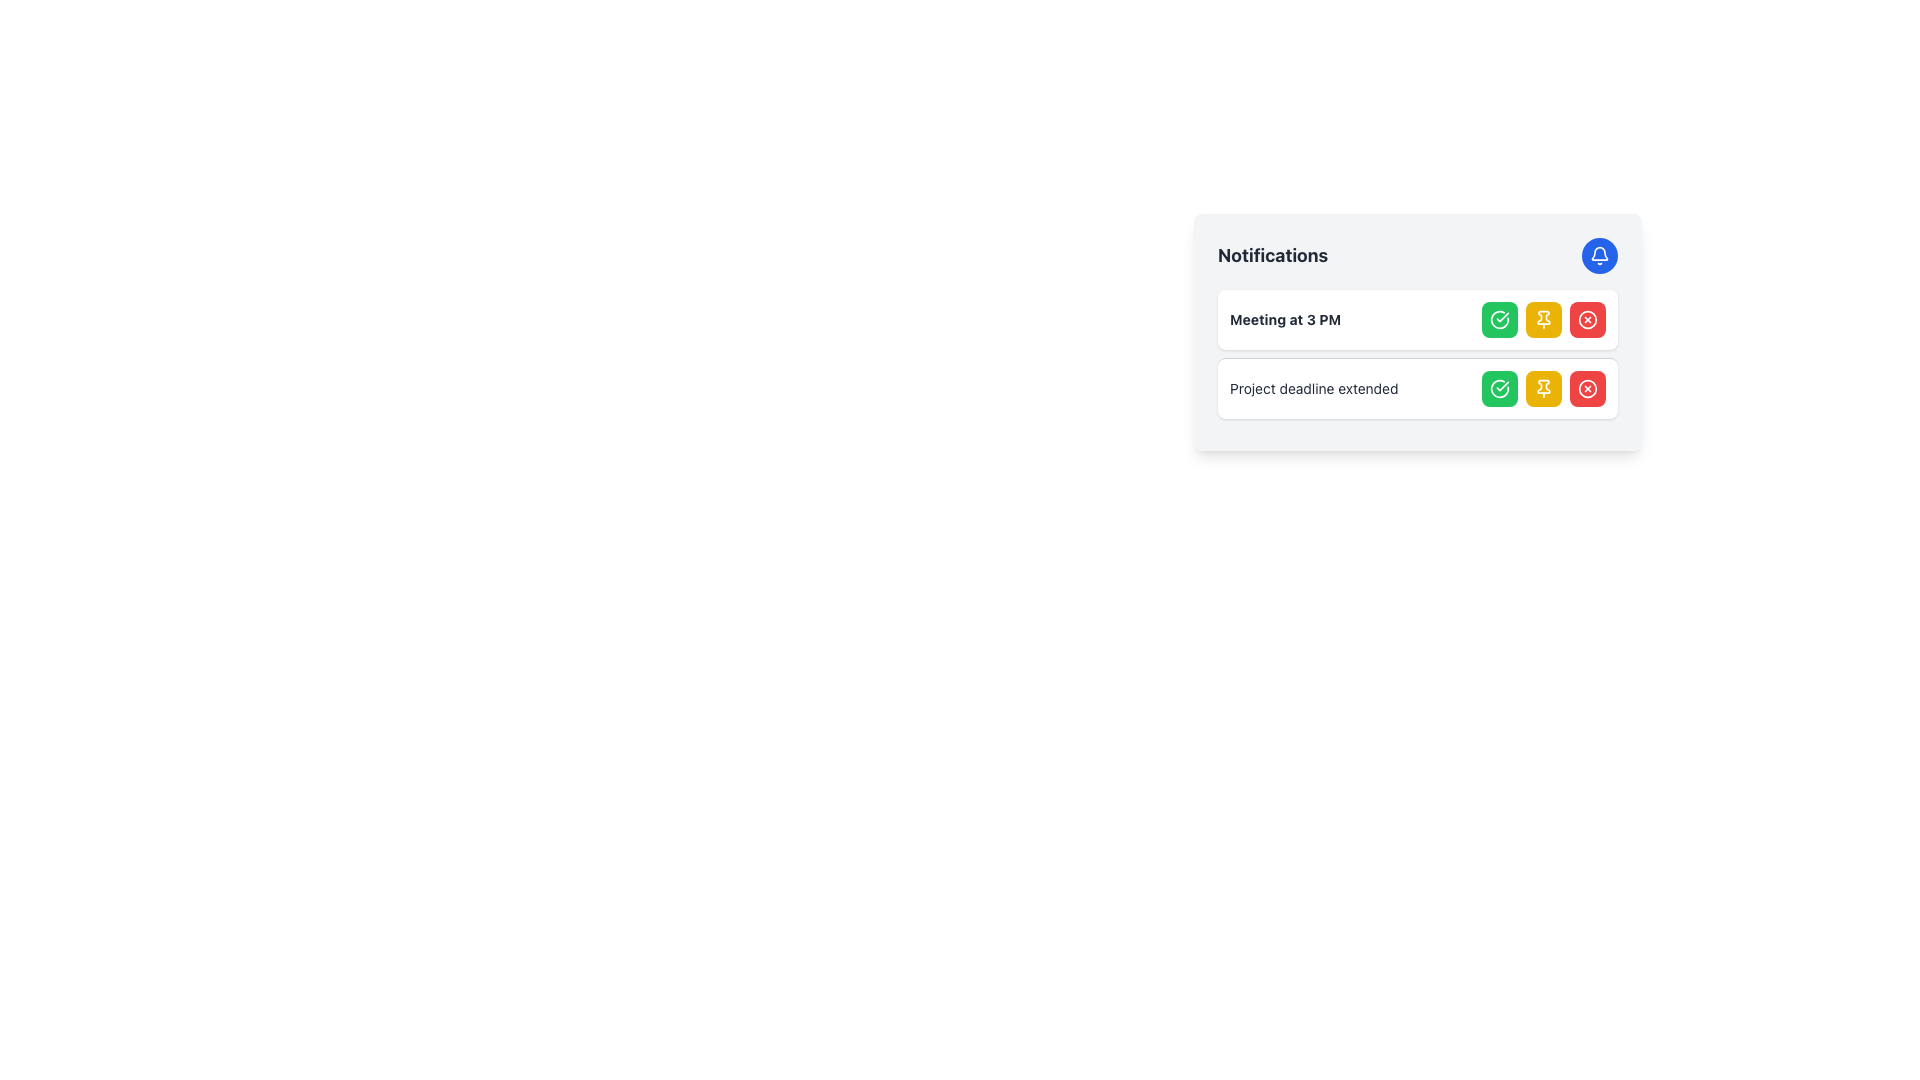  I want to click on the second button (green) in the action group of the 'Project deadline extended' notification to pin it, so click(1543, 389).